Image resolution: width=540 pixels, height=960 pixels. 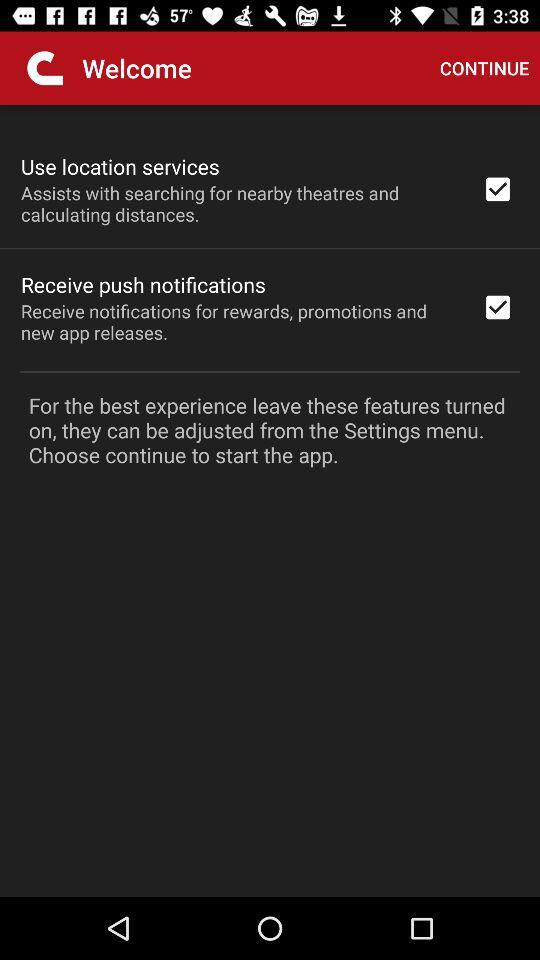 What do you see at coordinates (238, 203) in the screenshot?
I see `the item above receive push notifications` at bounding box center [238, 203].